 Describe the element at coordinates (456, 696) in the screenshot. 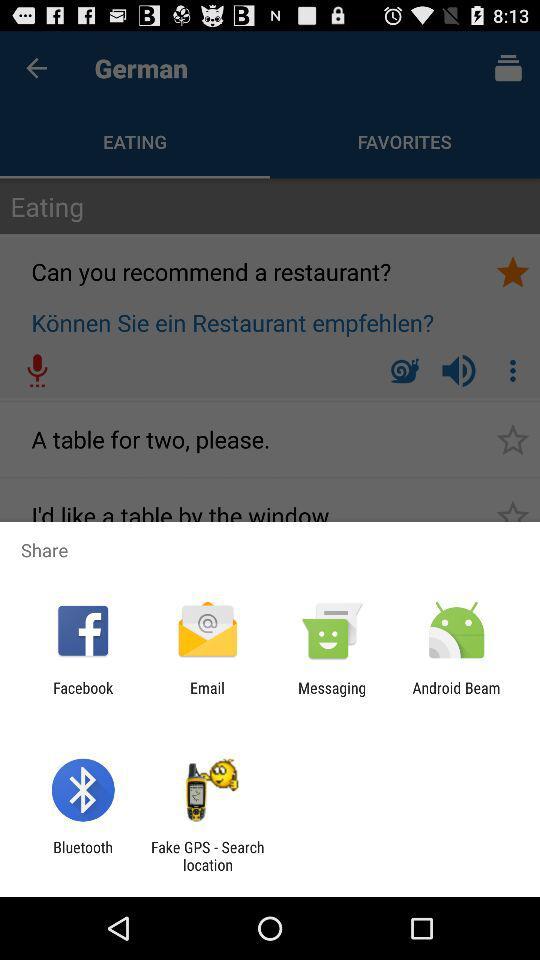

I see `the icon next to the messaging app` at that location.